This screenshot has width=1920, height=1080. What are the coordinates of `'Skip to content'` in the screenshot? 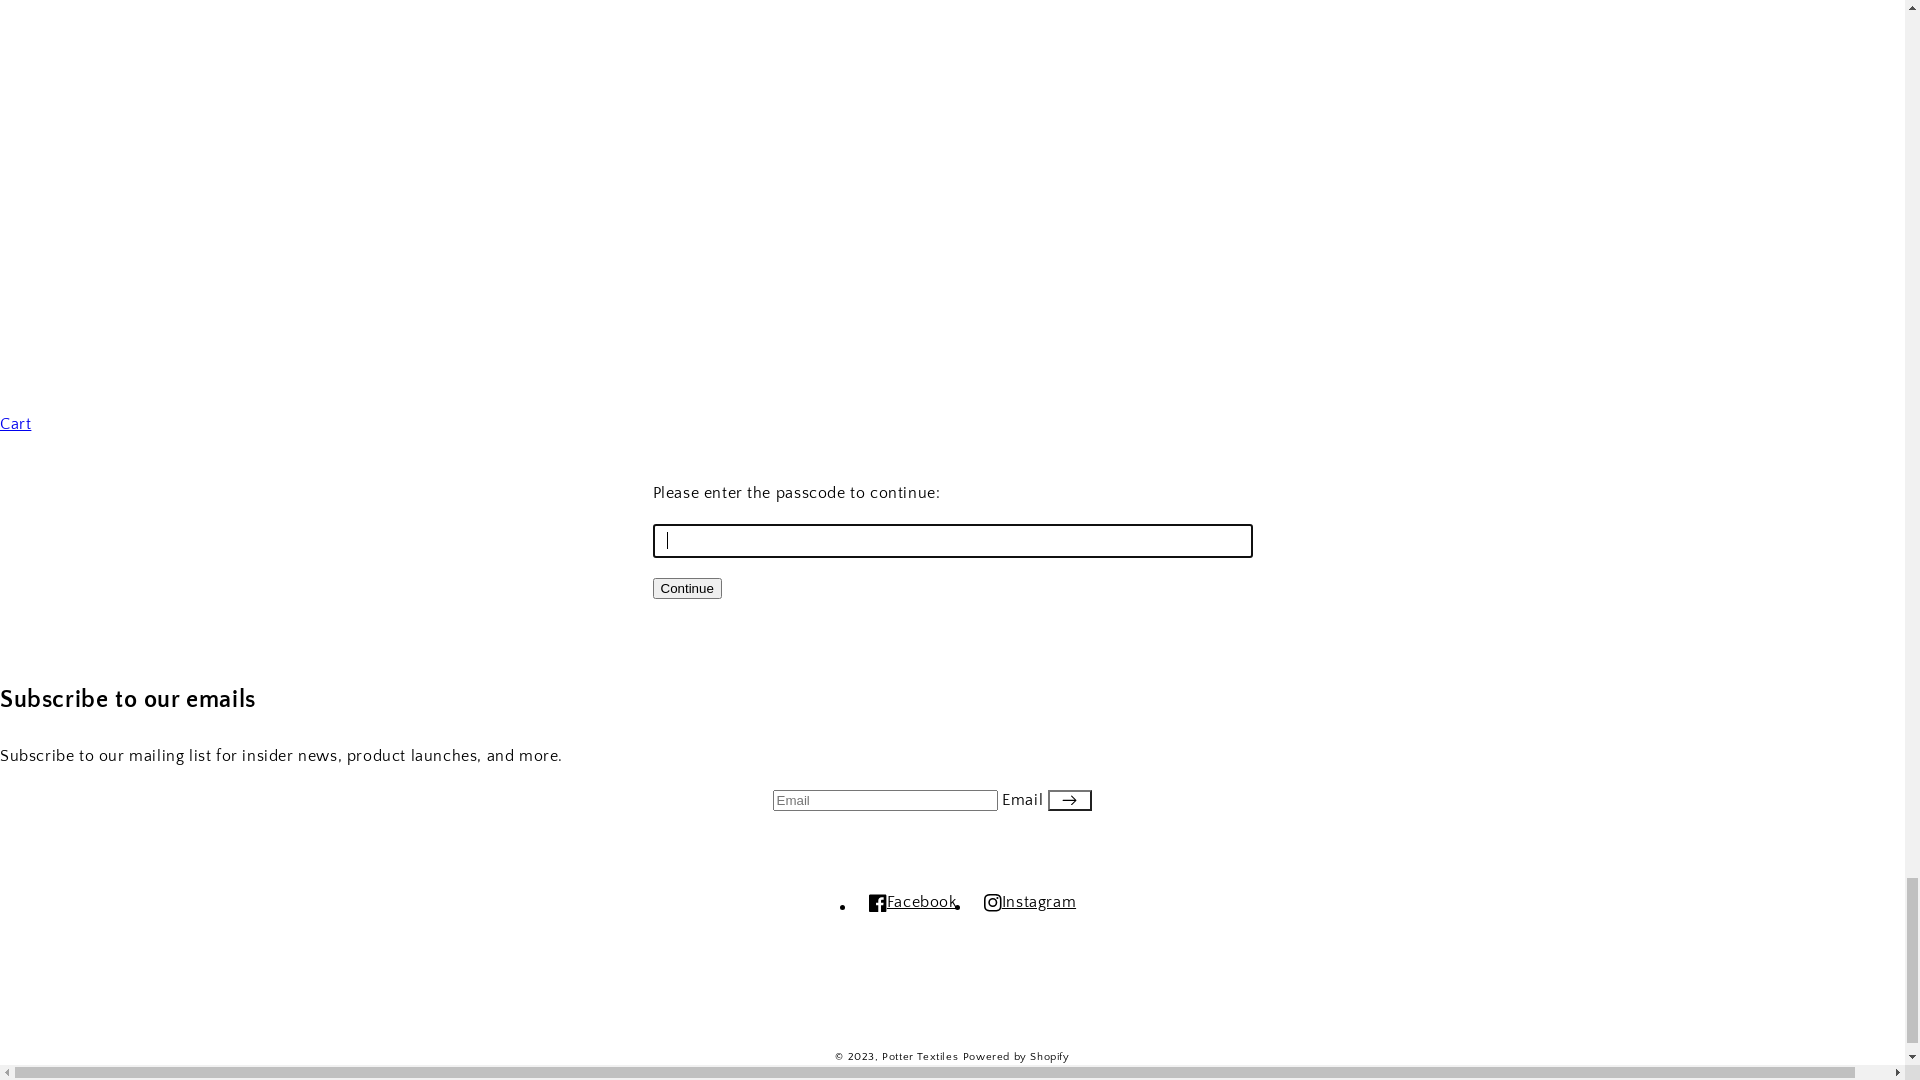 It's located at (0, 14).